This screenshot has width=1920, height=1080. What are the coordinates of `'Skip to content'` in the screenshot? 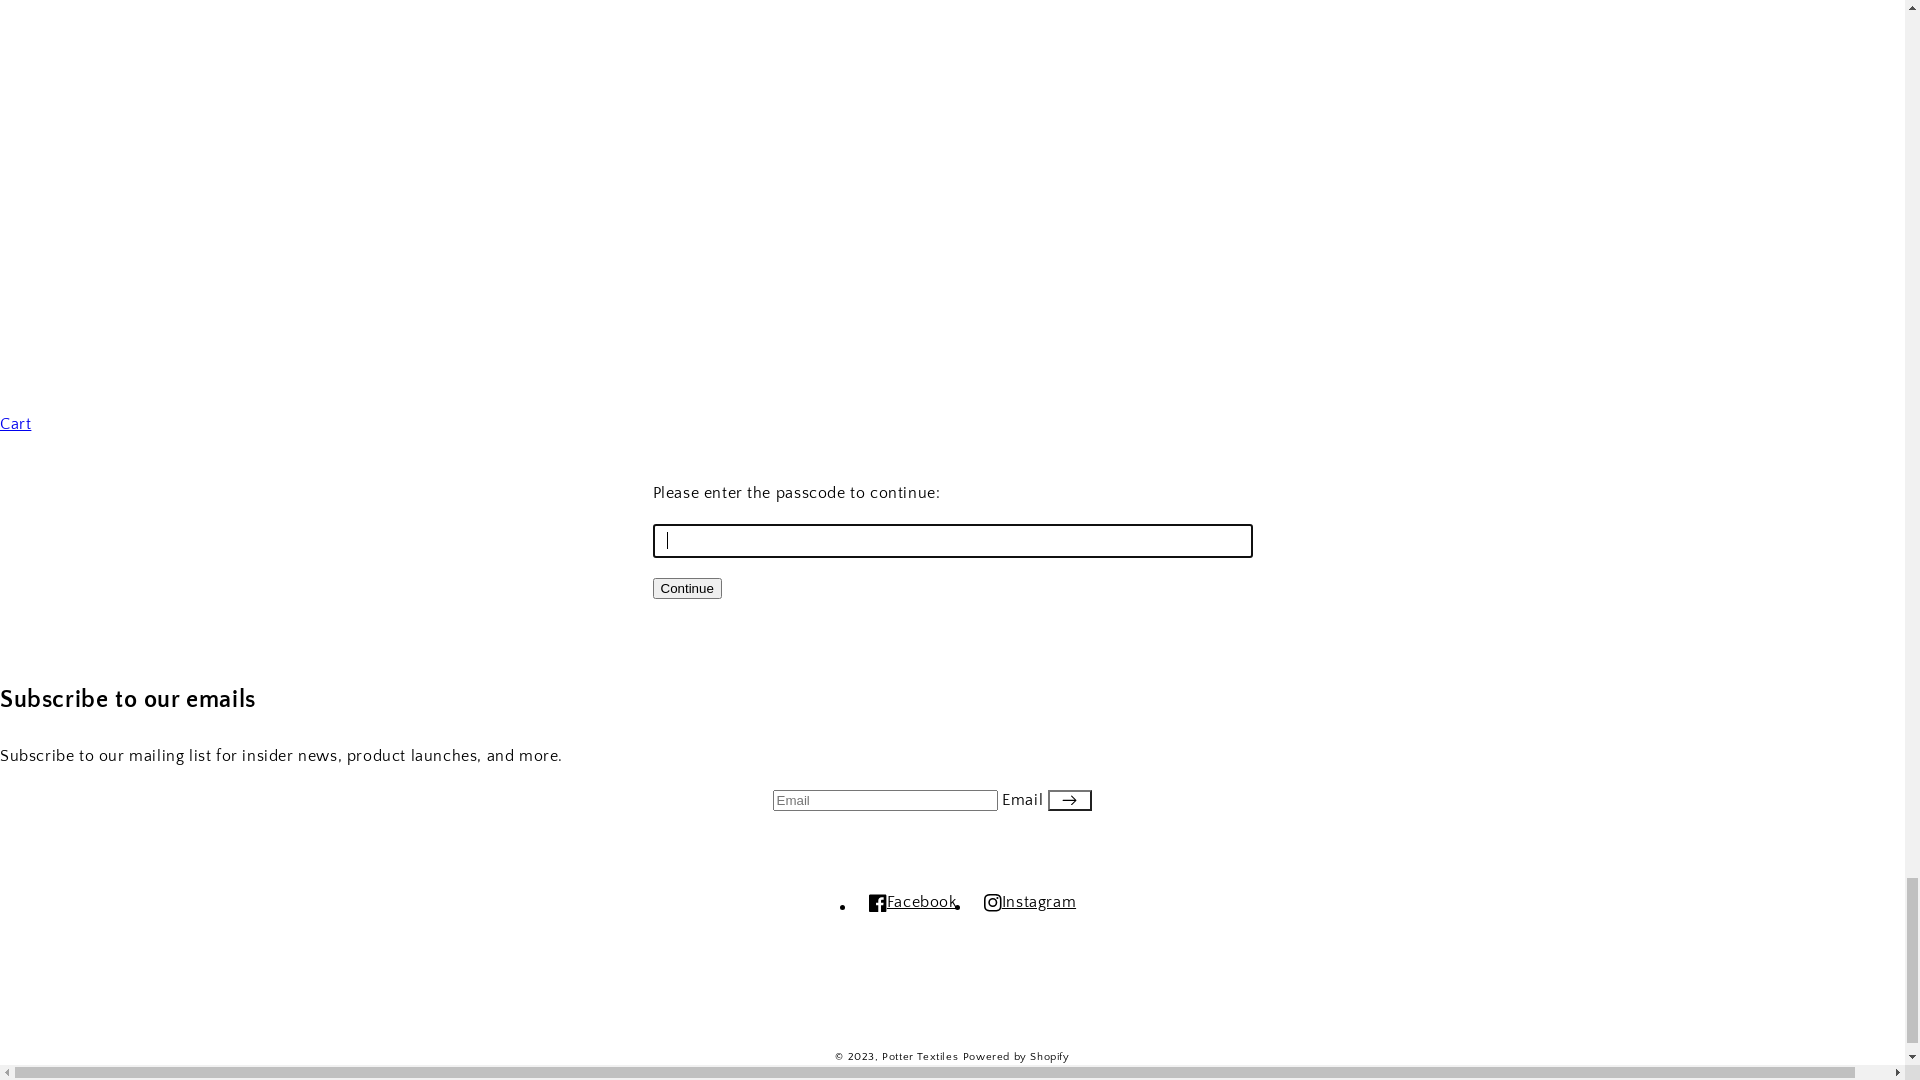 It's located at (0, 14).